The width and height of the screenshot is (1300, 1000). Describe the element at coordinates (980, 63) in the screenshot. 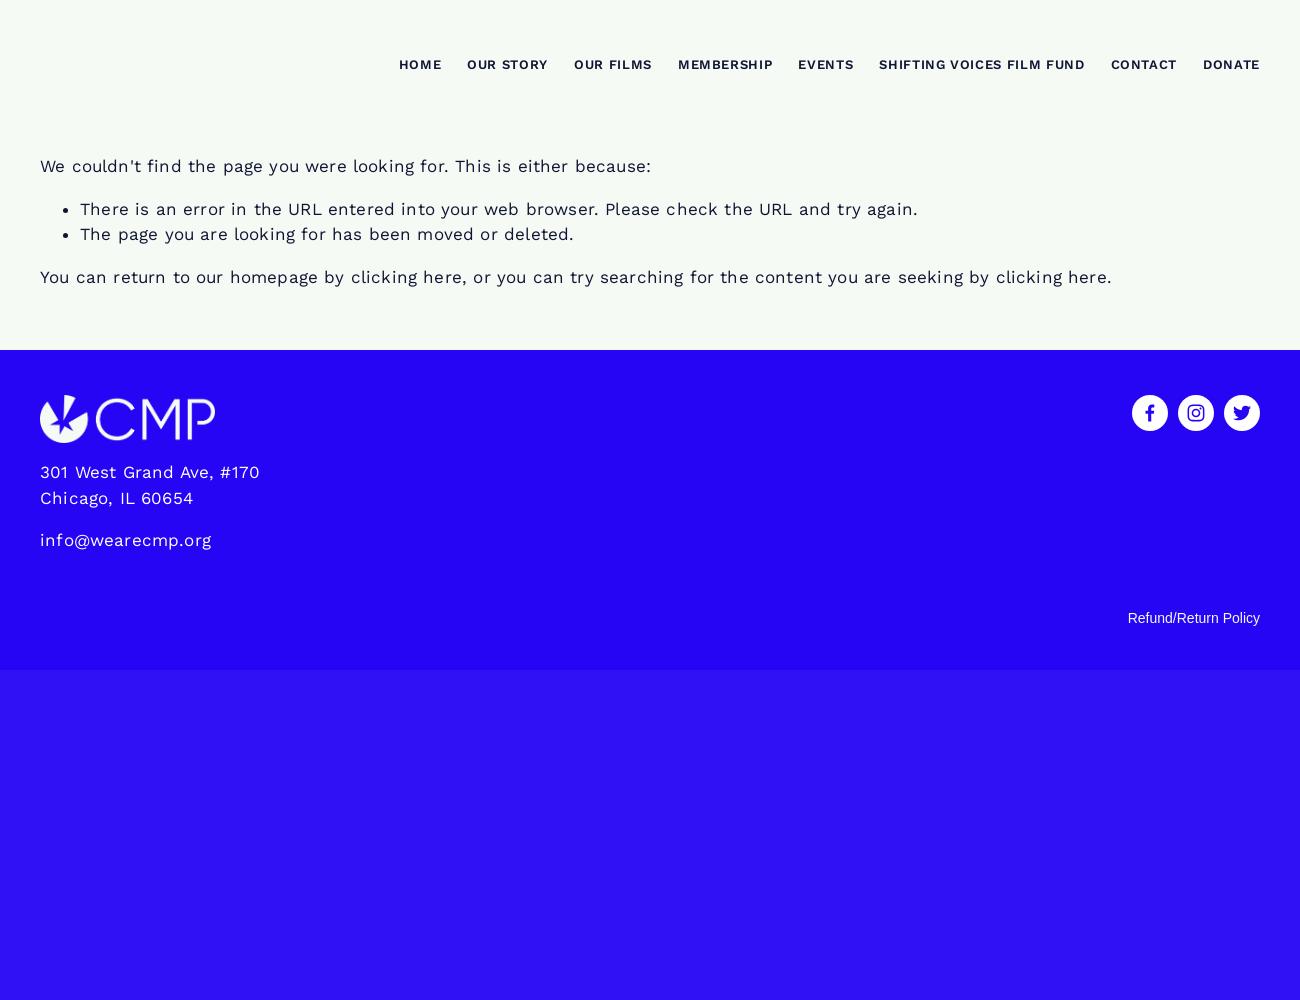

I see `'Shifting Voices Film Fund'` at that location.